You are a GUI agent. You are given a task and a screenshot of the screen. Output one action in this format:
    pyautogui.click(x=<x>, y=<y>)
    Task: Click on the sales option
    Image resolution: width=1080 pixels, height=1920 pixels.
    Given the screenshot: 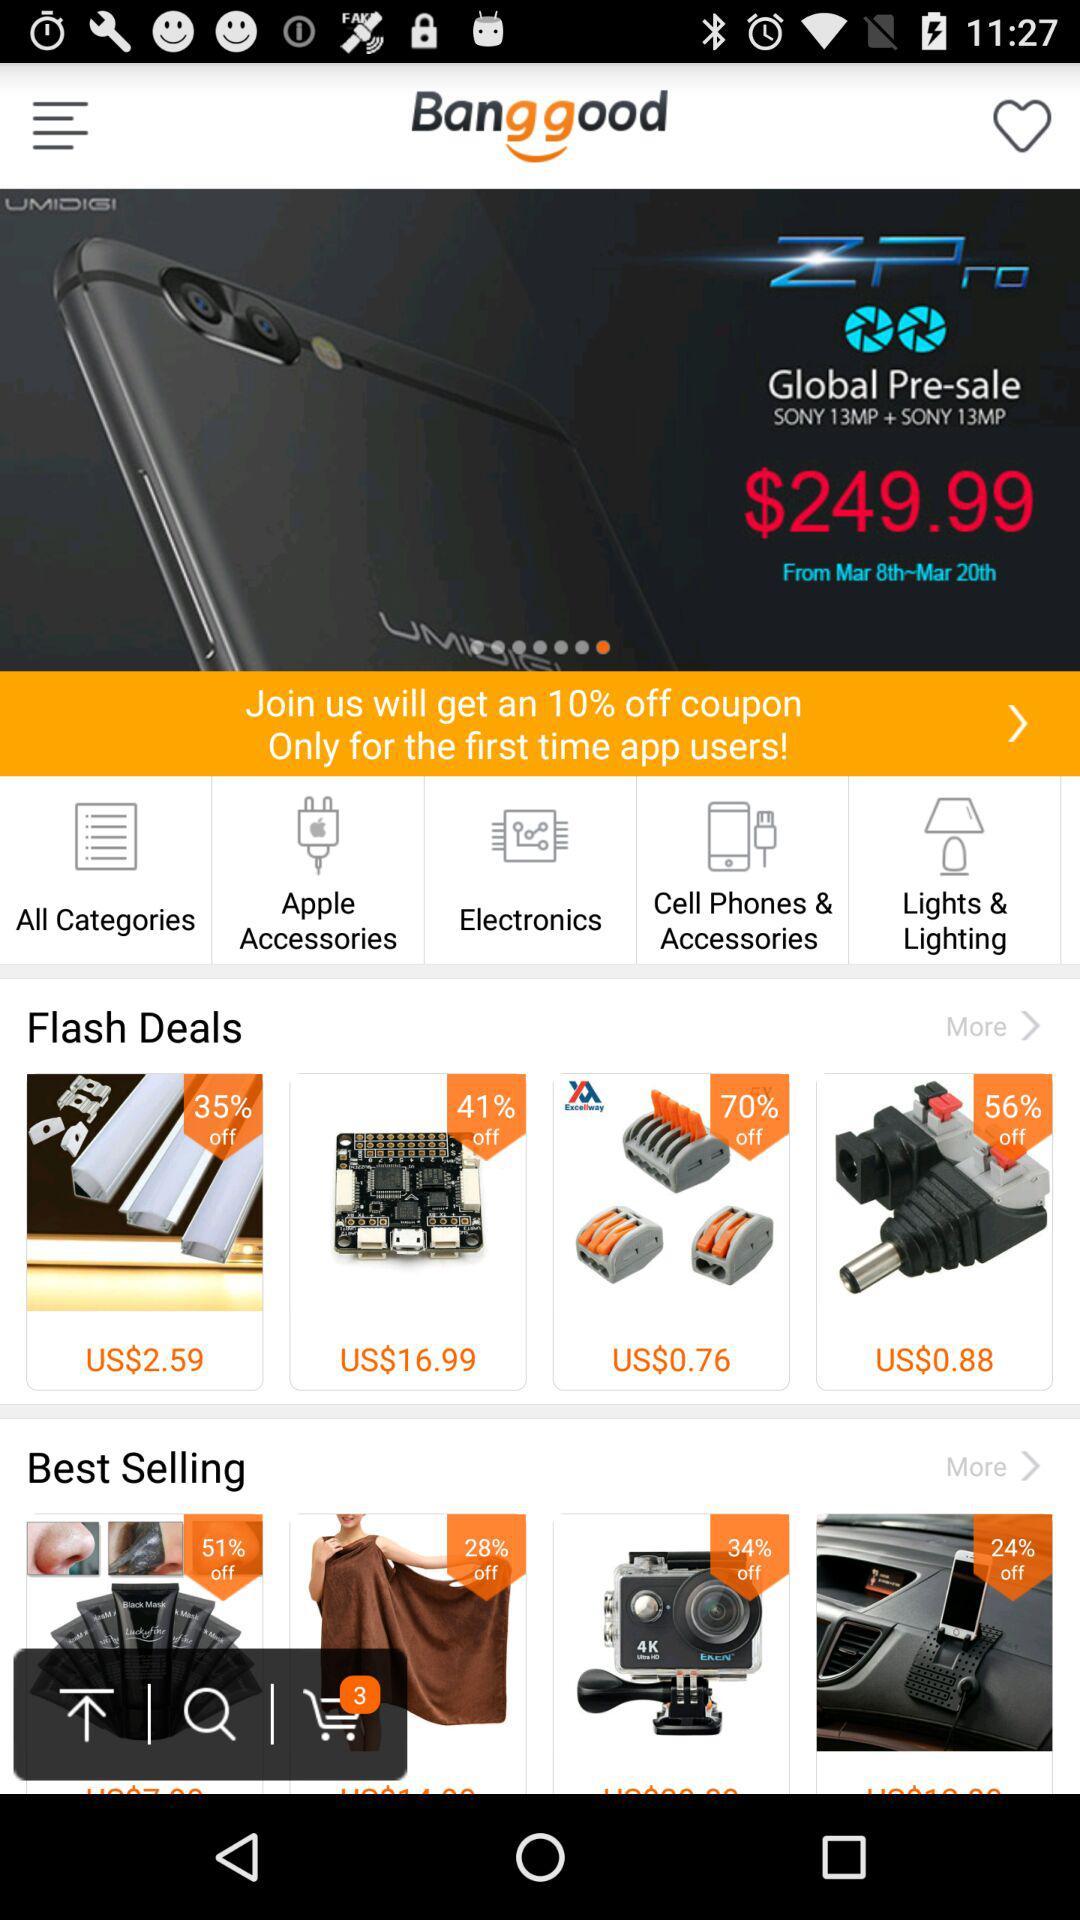 What is the action you would take?
    pyautogui.click(x=540, y=429)
    